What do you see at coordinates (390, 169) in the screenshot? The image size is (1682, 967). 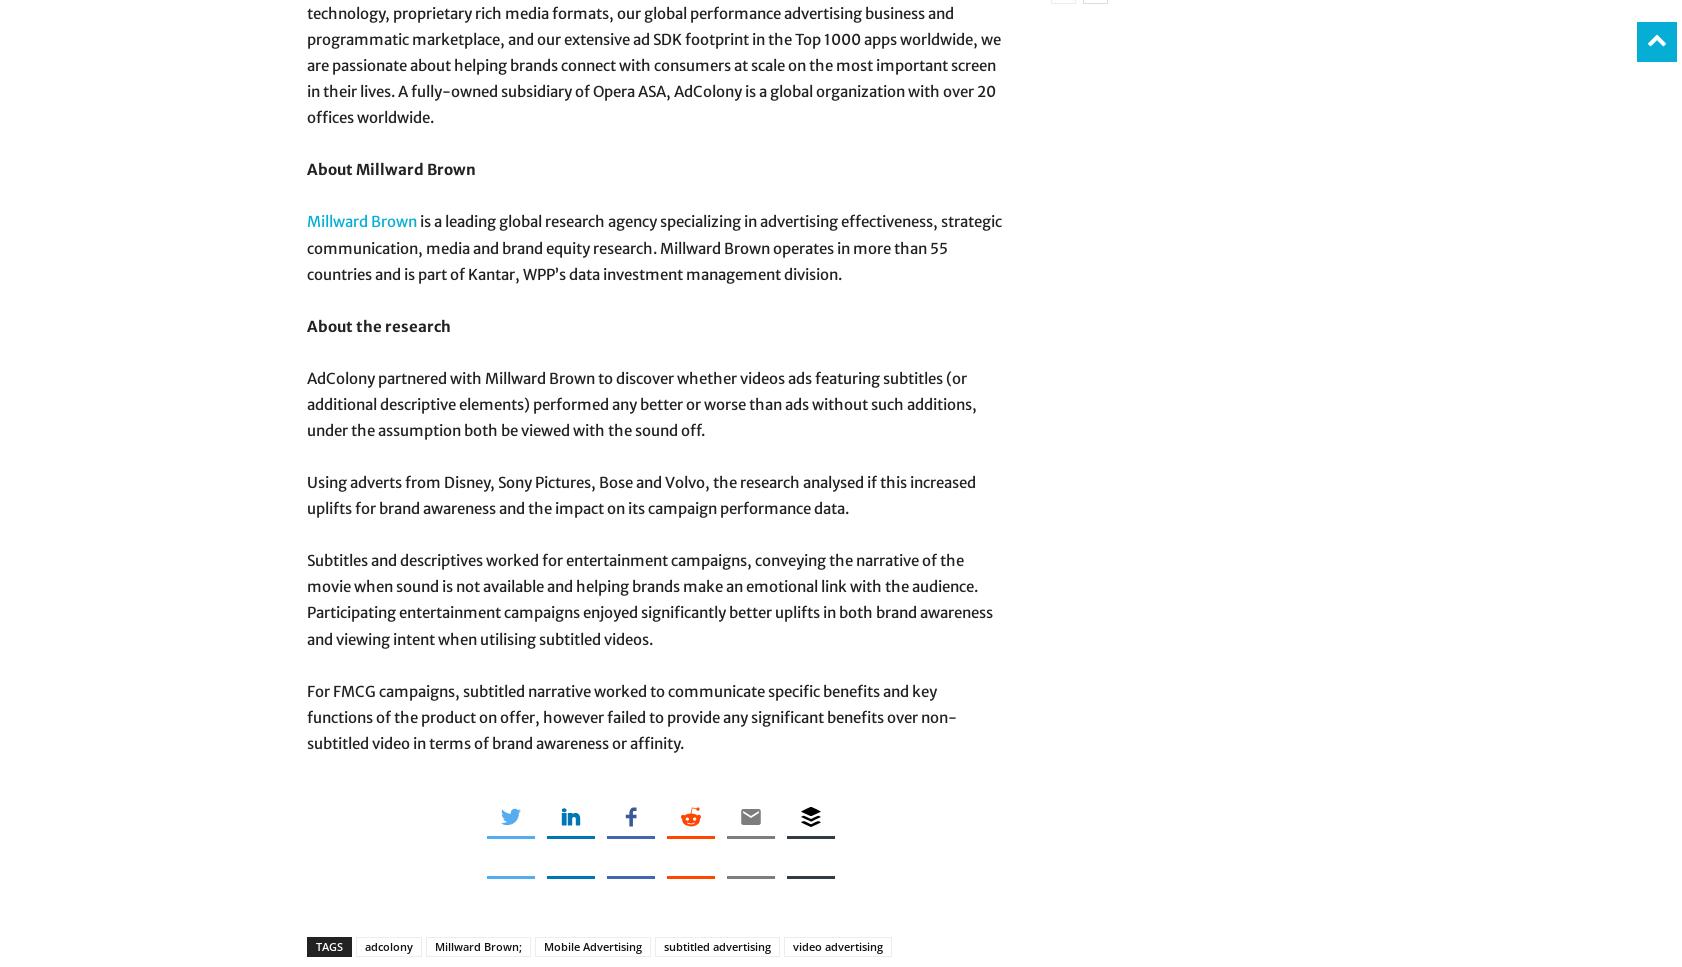 I see `'About Millward Brown'` at bounding box center [390, 169].